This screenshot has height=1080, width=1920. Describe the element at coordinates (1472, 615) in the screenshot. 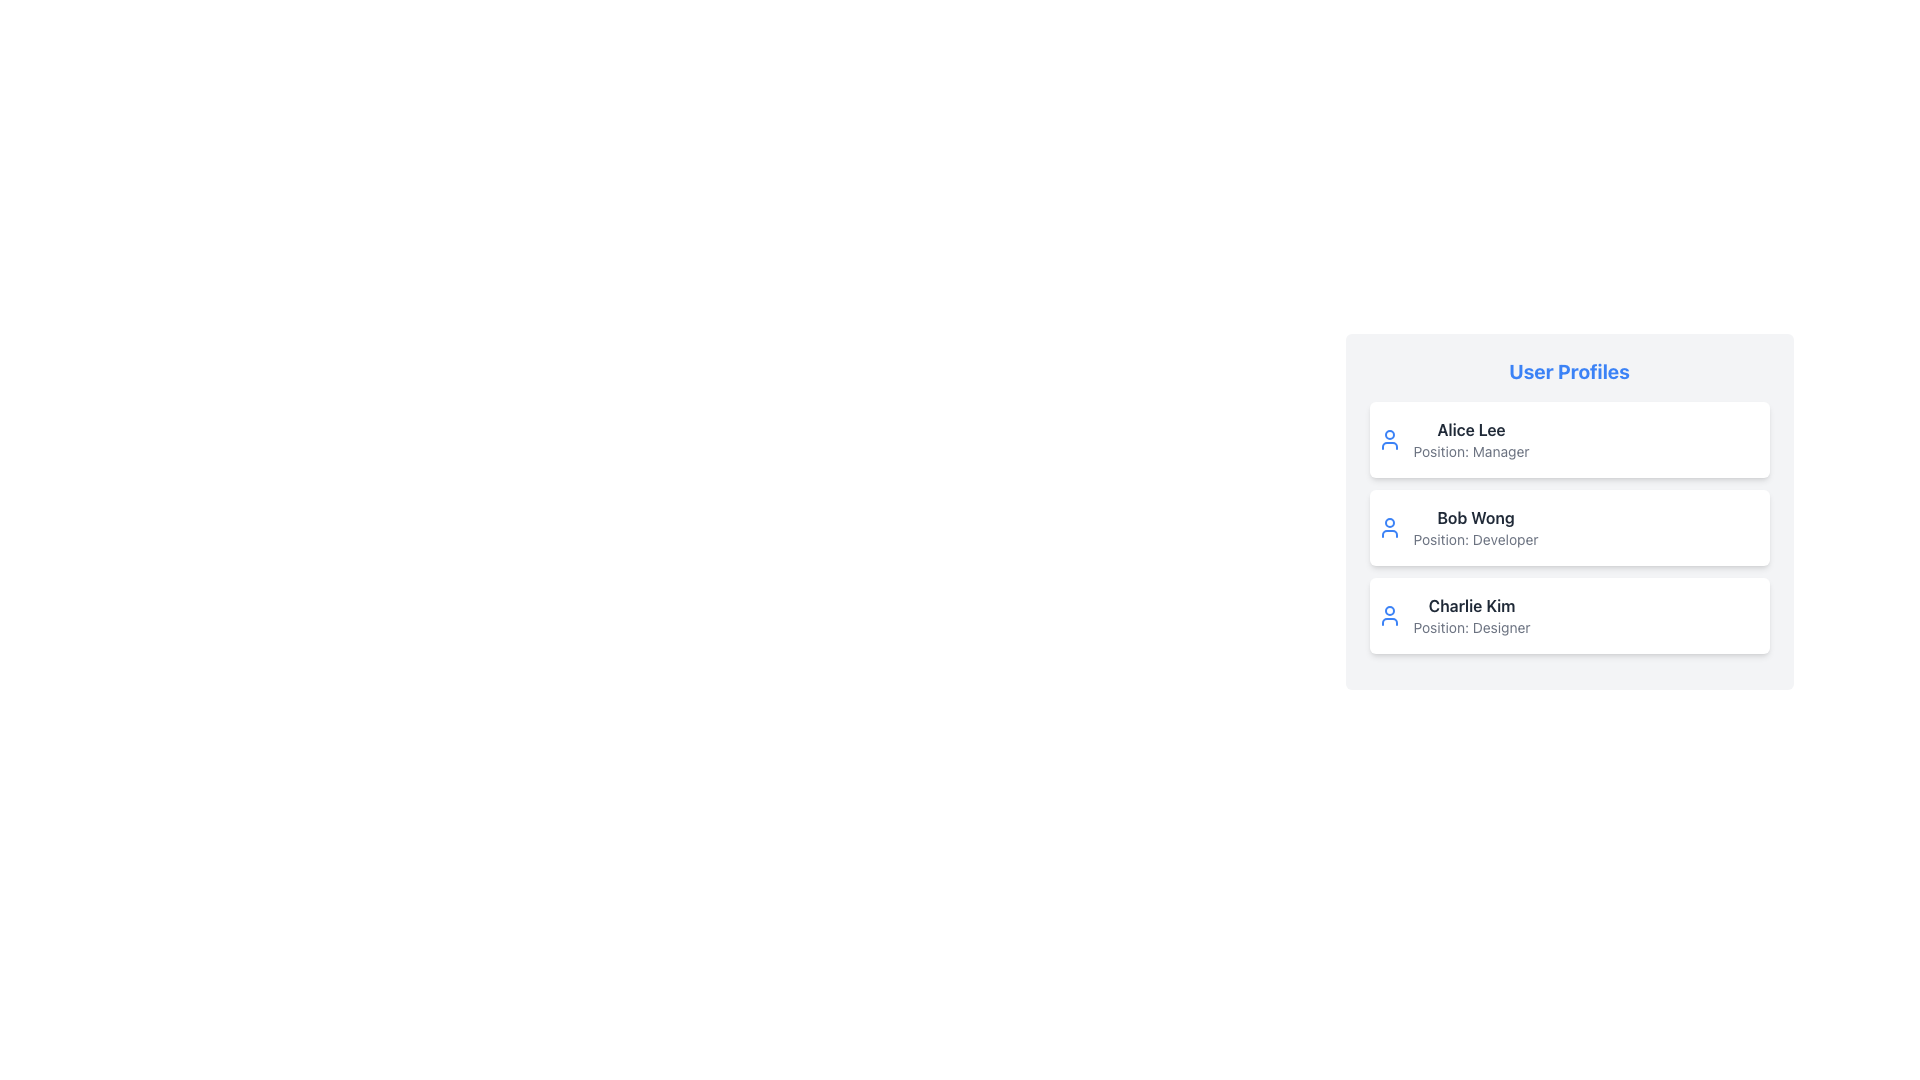

I see `the user profile entry text display field that shows the user's name and job title, located in the User Profiles section, at the third position of the list` at that location.